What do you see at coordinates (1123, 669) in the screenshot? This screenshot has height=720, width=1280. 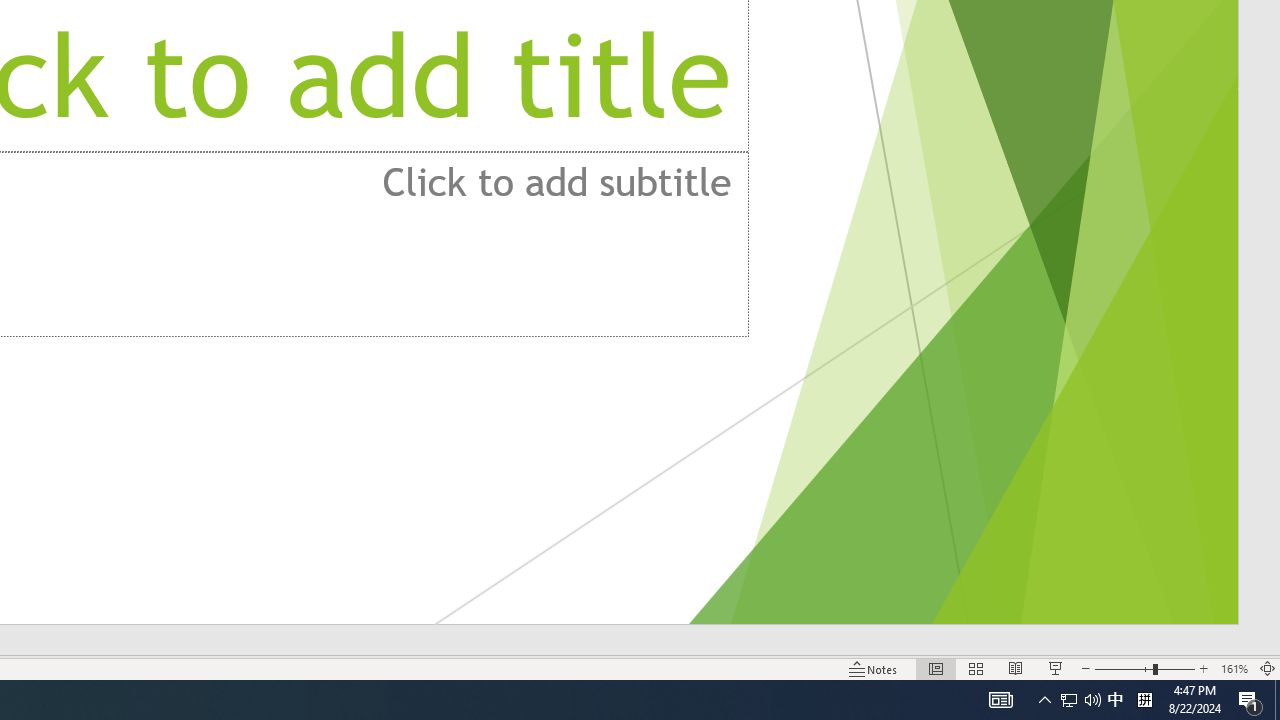 I see `'Zoom Out'` at bounding box center [1123, 669].